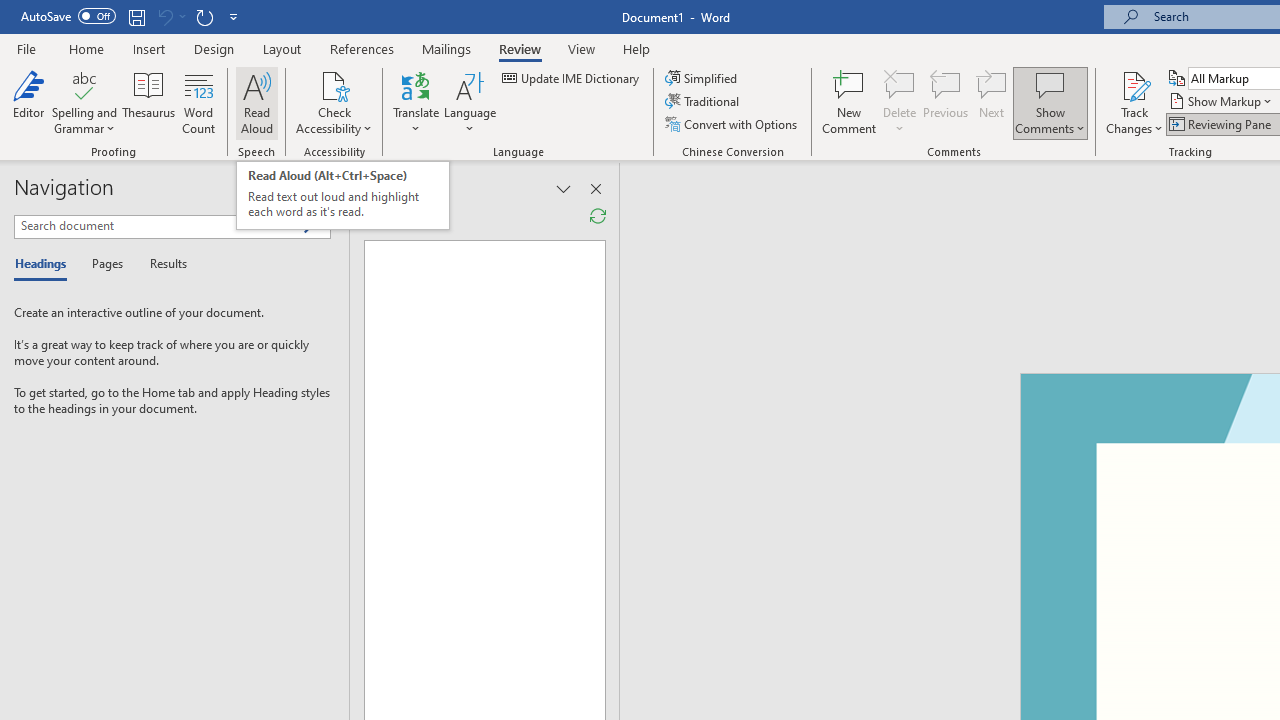 This screenshot has width=1280, height=720. I want to click on 'Traditional', so click(704, 101).